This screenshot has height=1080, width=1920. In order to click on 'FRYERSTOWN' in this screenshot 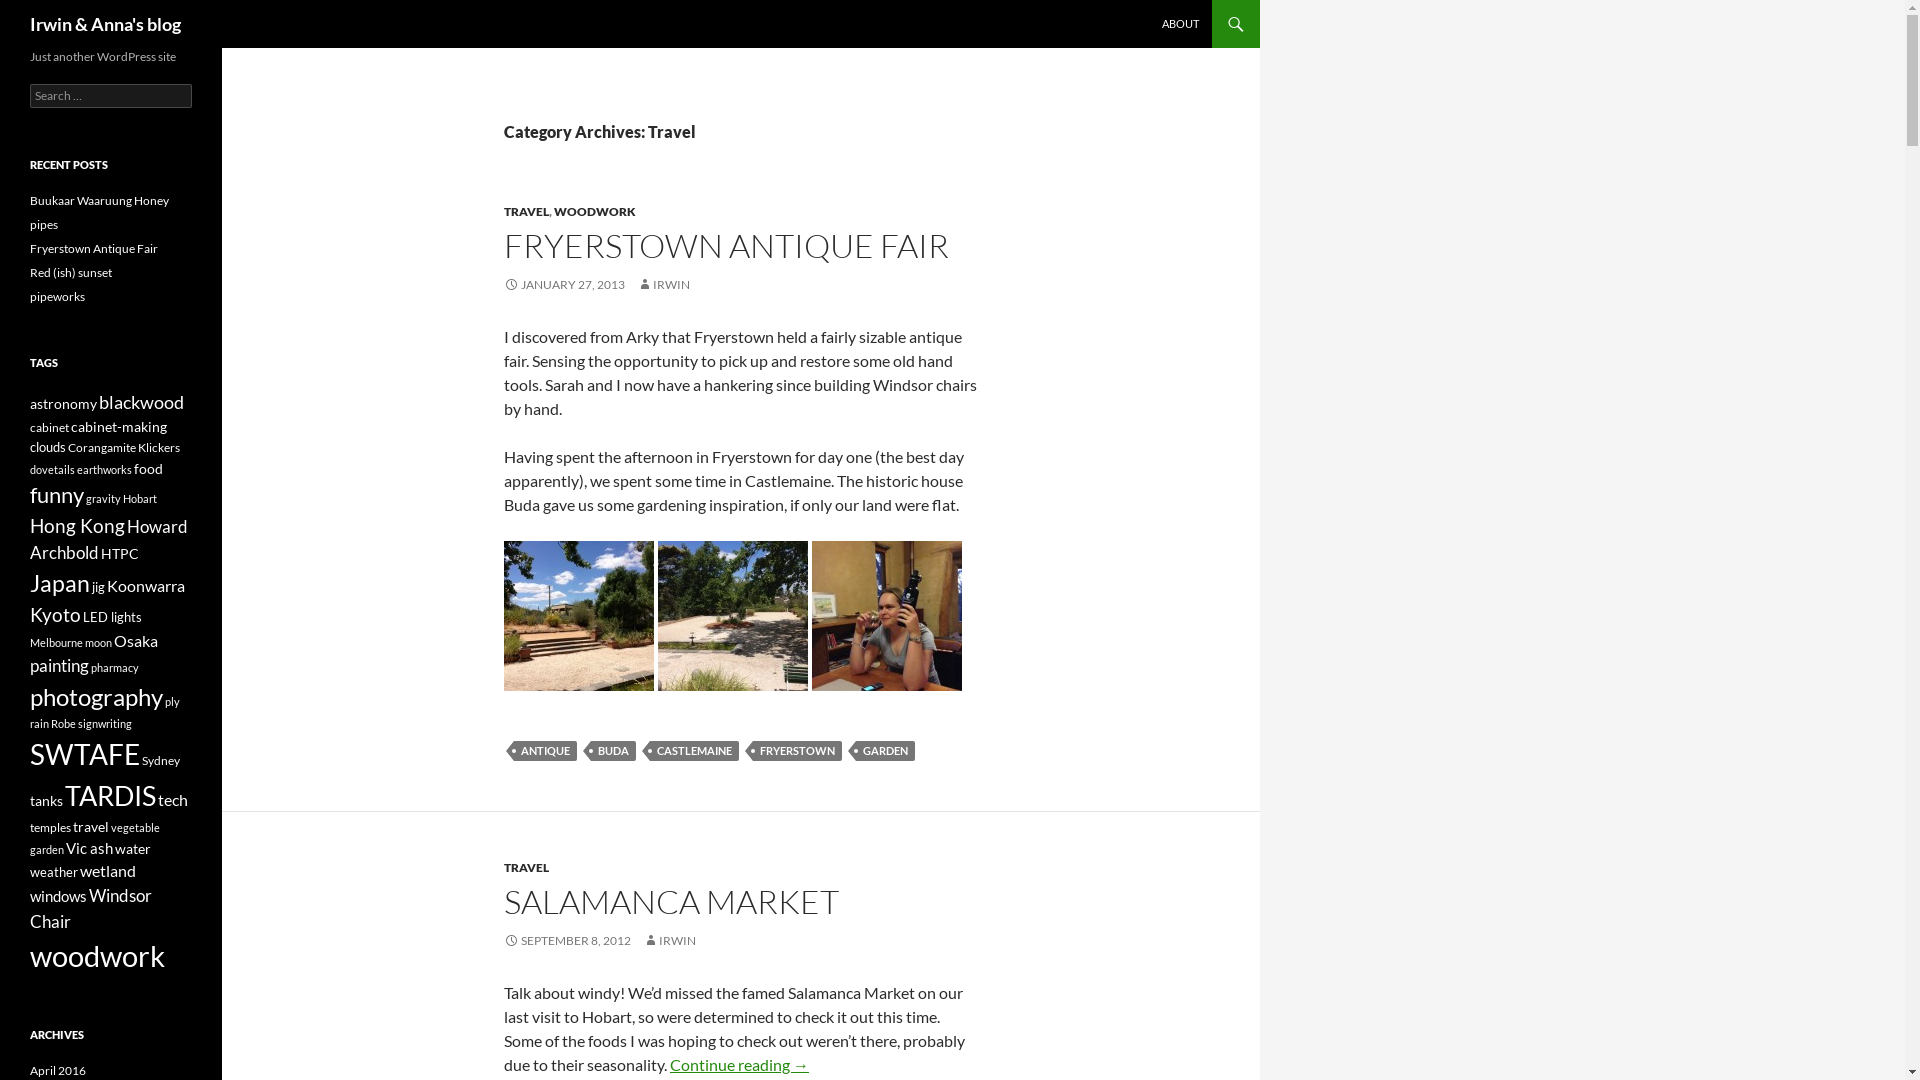, I will do `click(796, 751)`.